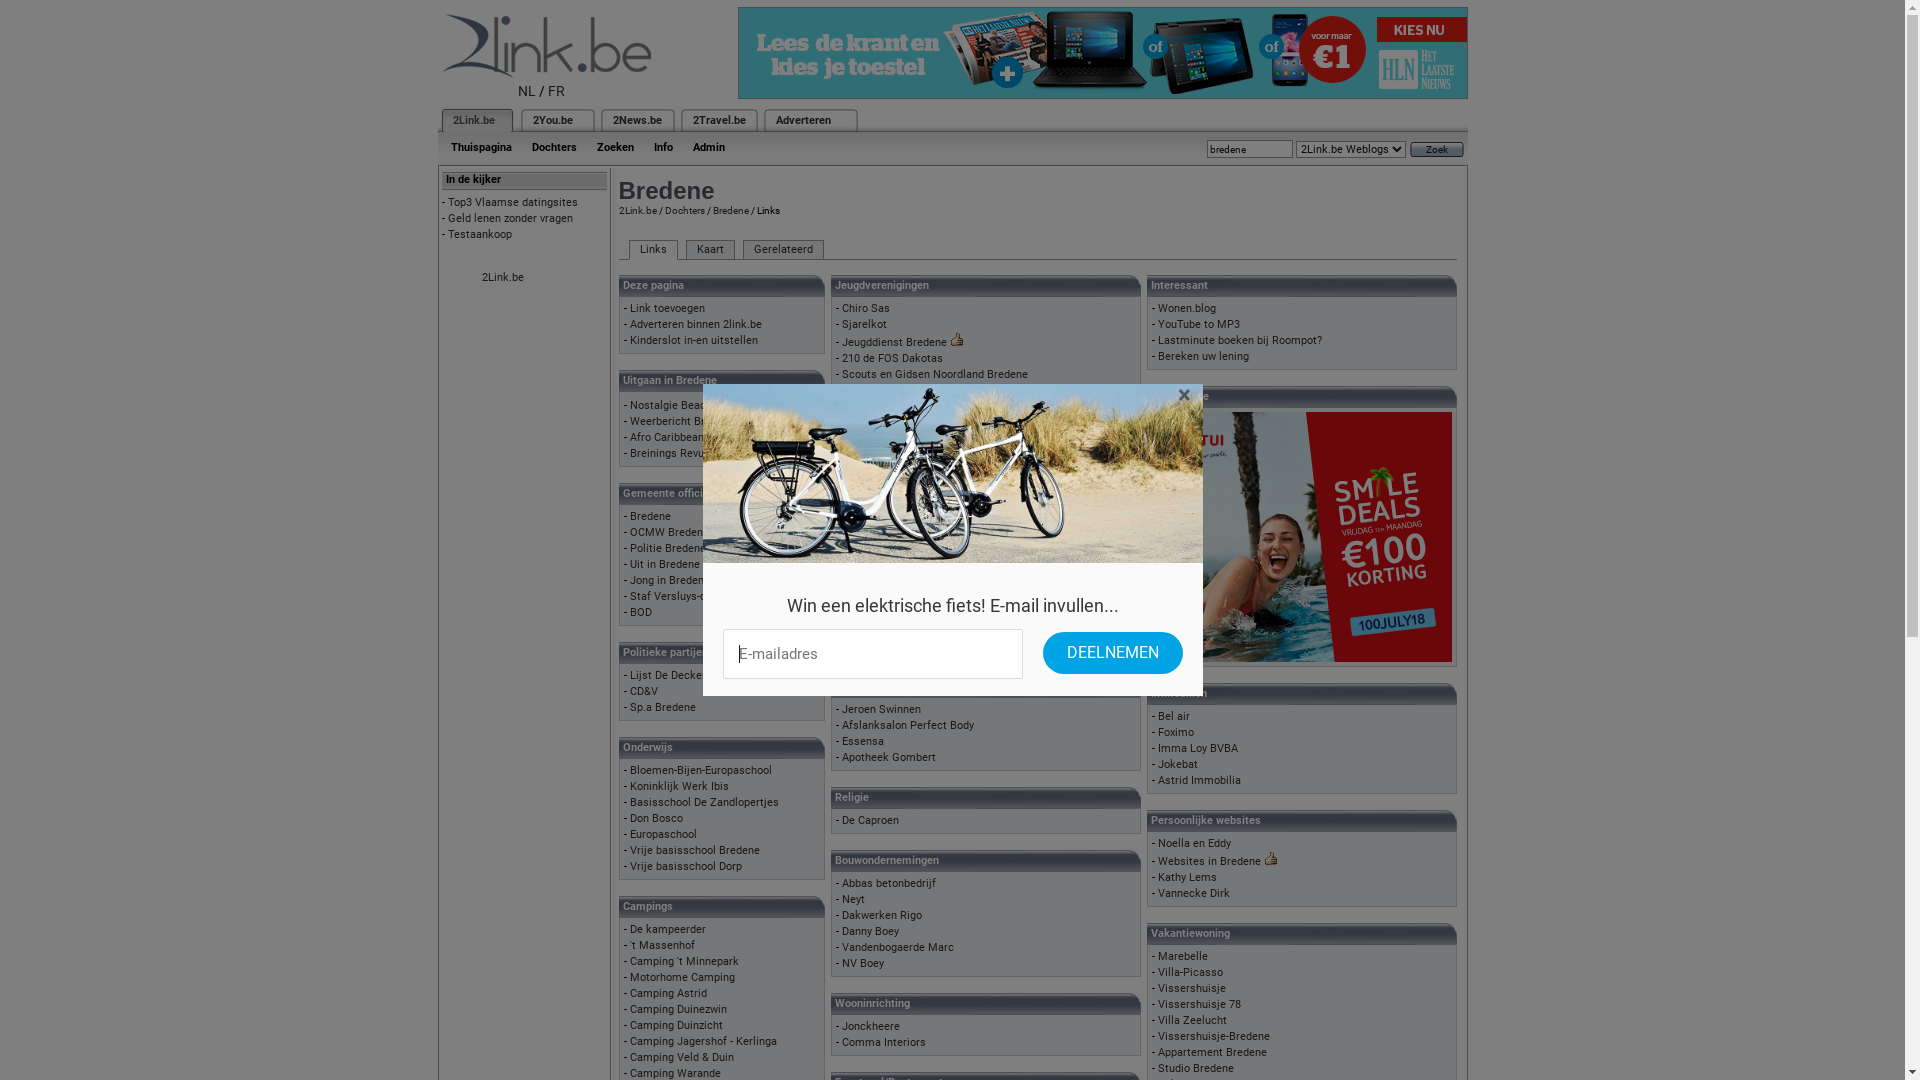 The height and width of the screenshot is (1080, 1920). I want to click on '2You.be', so click(552, 120).